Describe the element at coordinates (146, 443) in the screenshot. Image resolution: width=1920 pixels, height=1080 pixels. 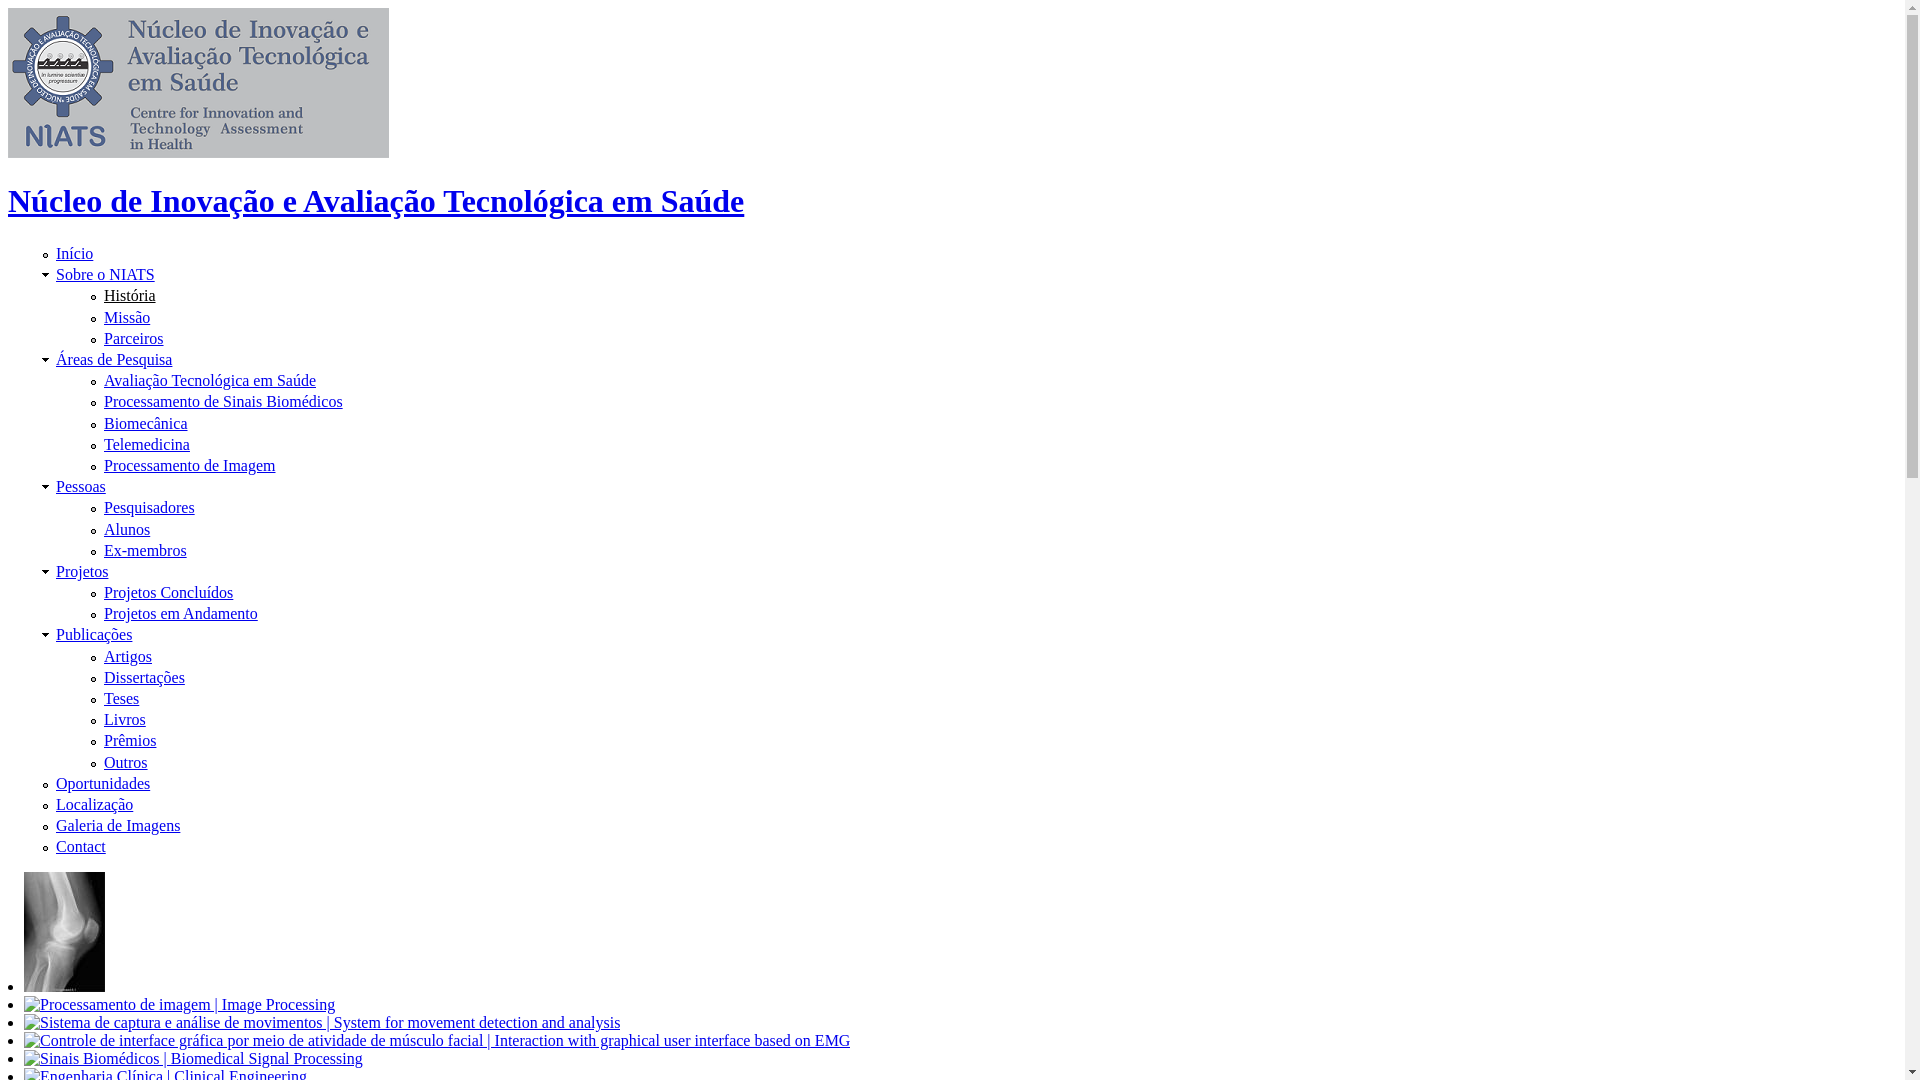
I see `'Telemedicina'` at that location.